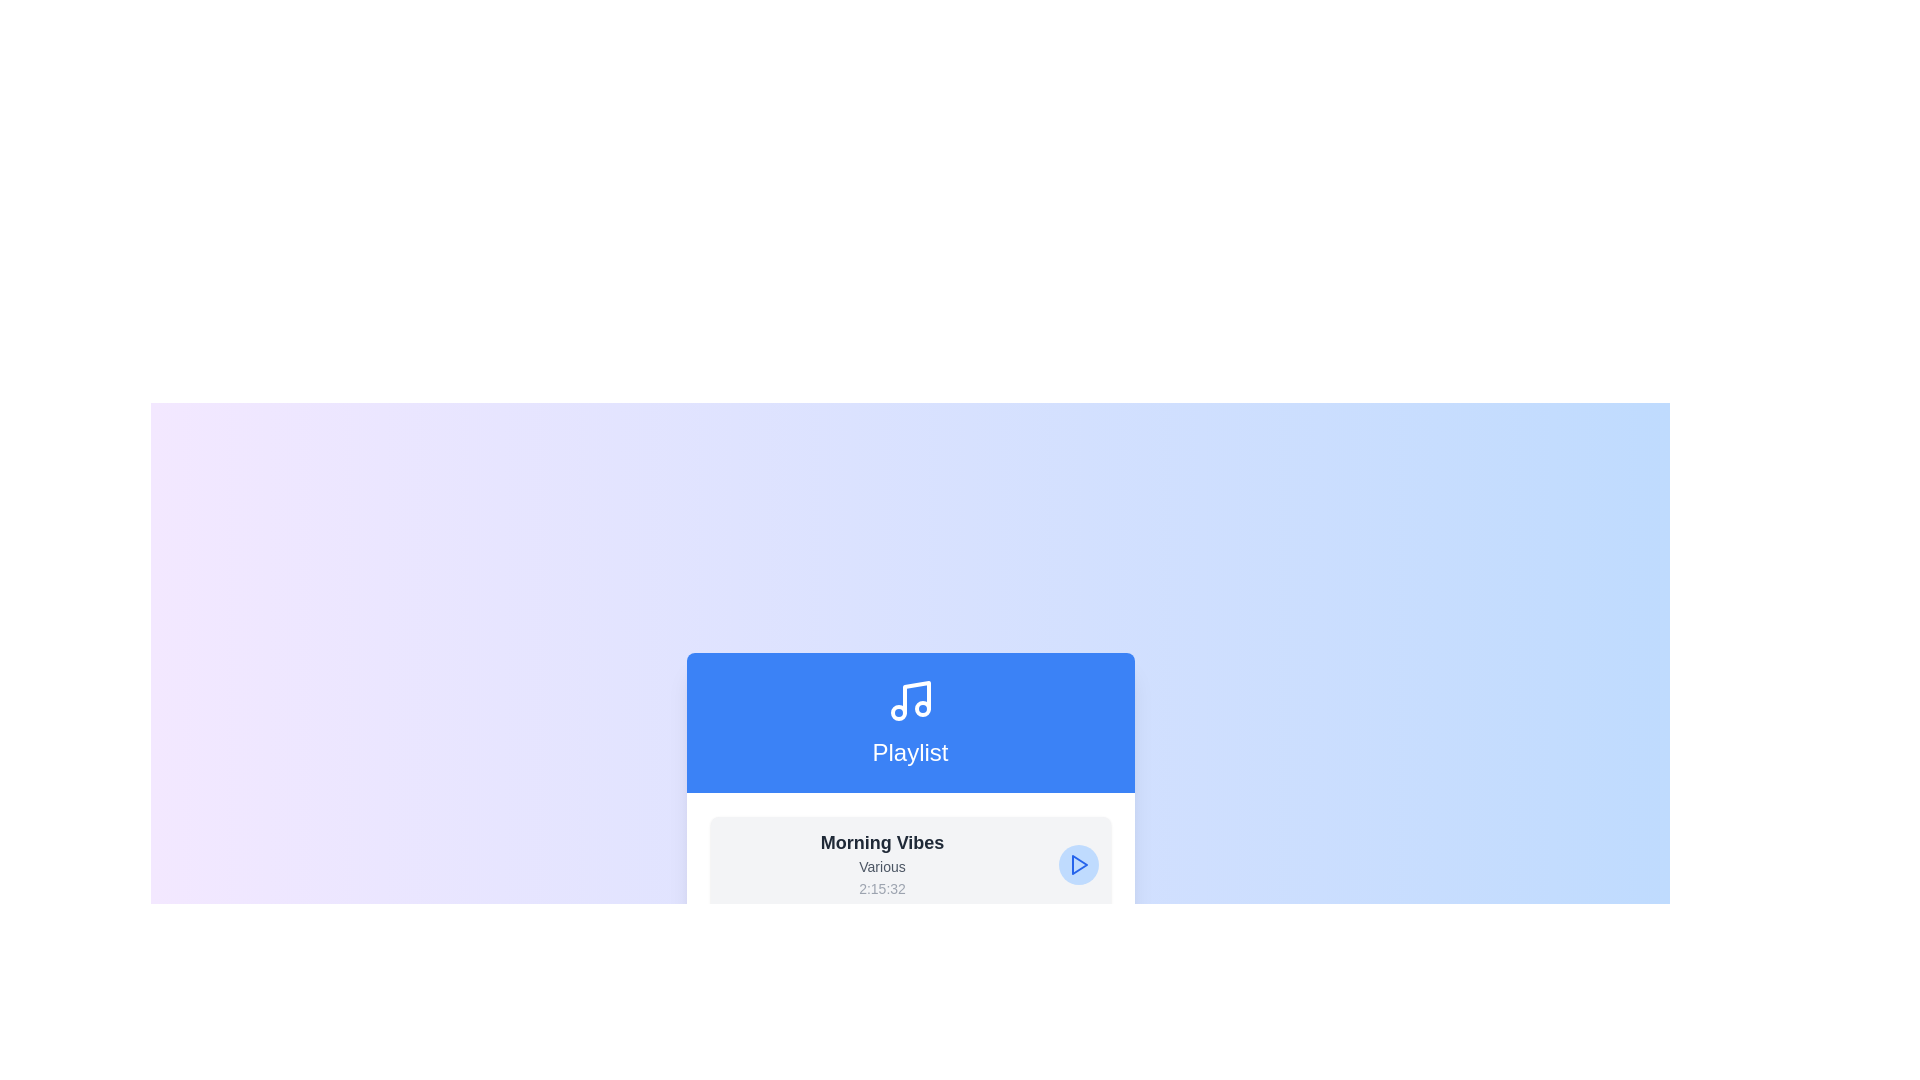  Describe the element at coordinates (915, 697) in the screenshot. I see `the central line of the musical note icon within the blue header area, which is slightly above the text 'Playlist'` at that location.